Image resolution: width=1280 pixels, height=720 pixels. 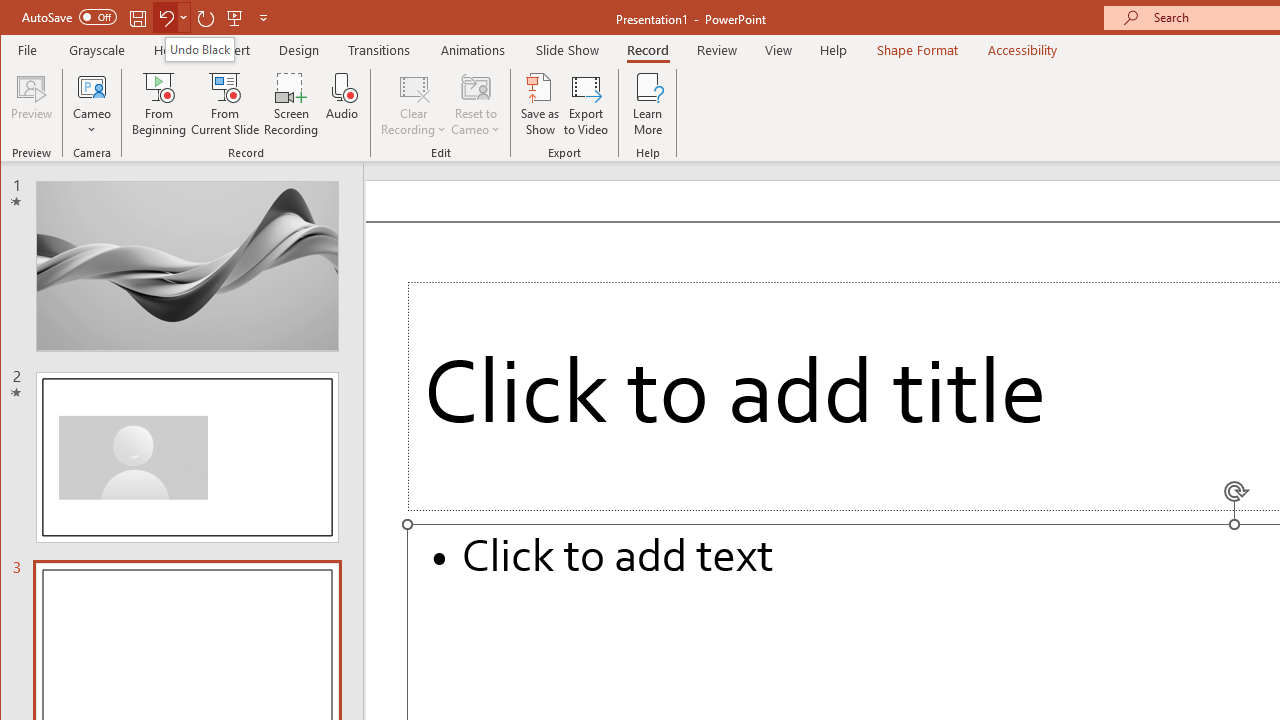 What do you see at coordinates (342, 104) in the screenshot?
I see `'Audio'` at bounding box center [342, 104].